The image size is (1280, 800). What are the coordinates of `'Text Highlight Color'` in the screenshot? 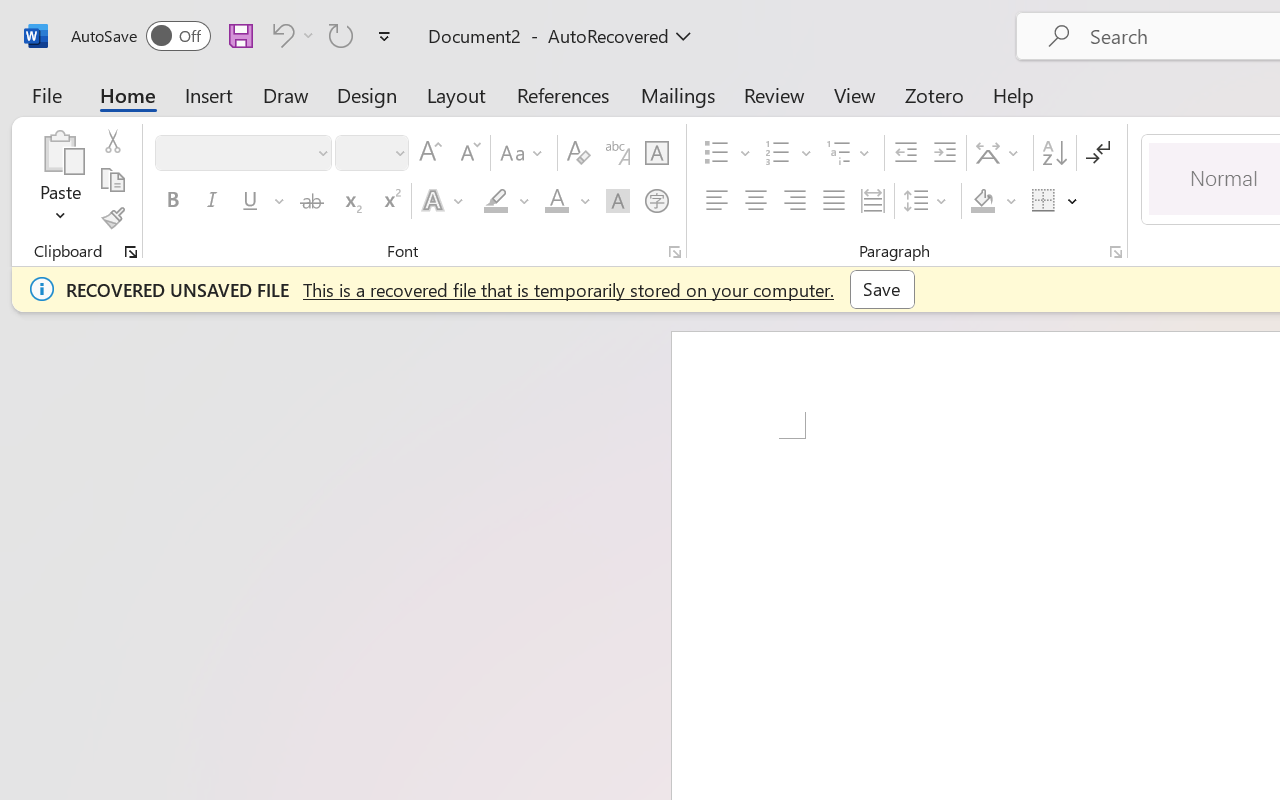 It's located at (506, 201).